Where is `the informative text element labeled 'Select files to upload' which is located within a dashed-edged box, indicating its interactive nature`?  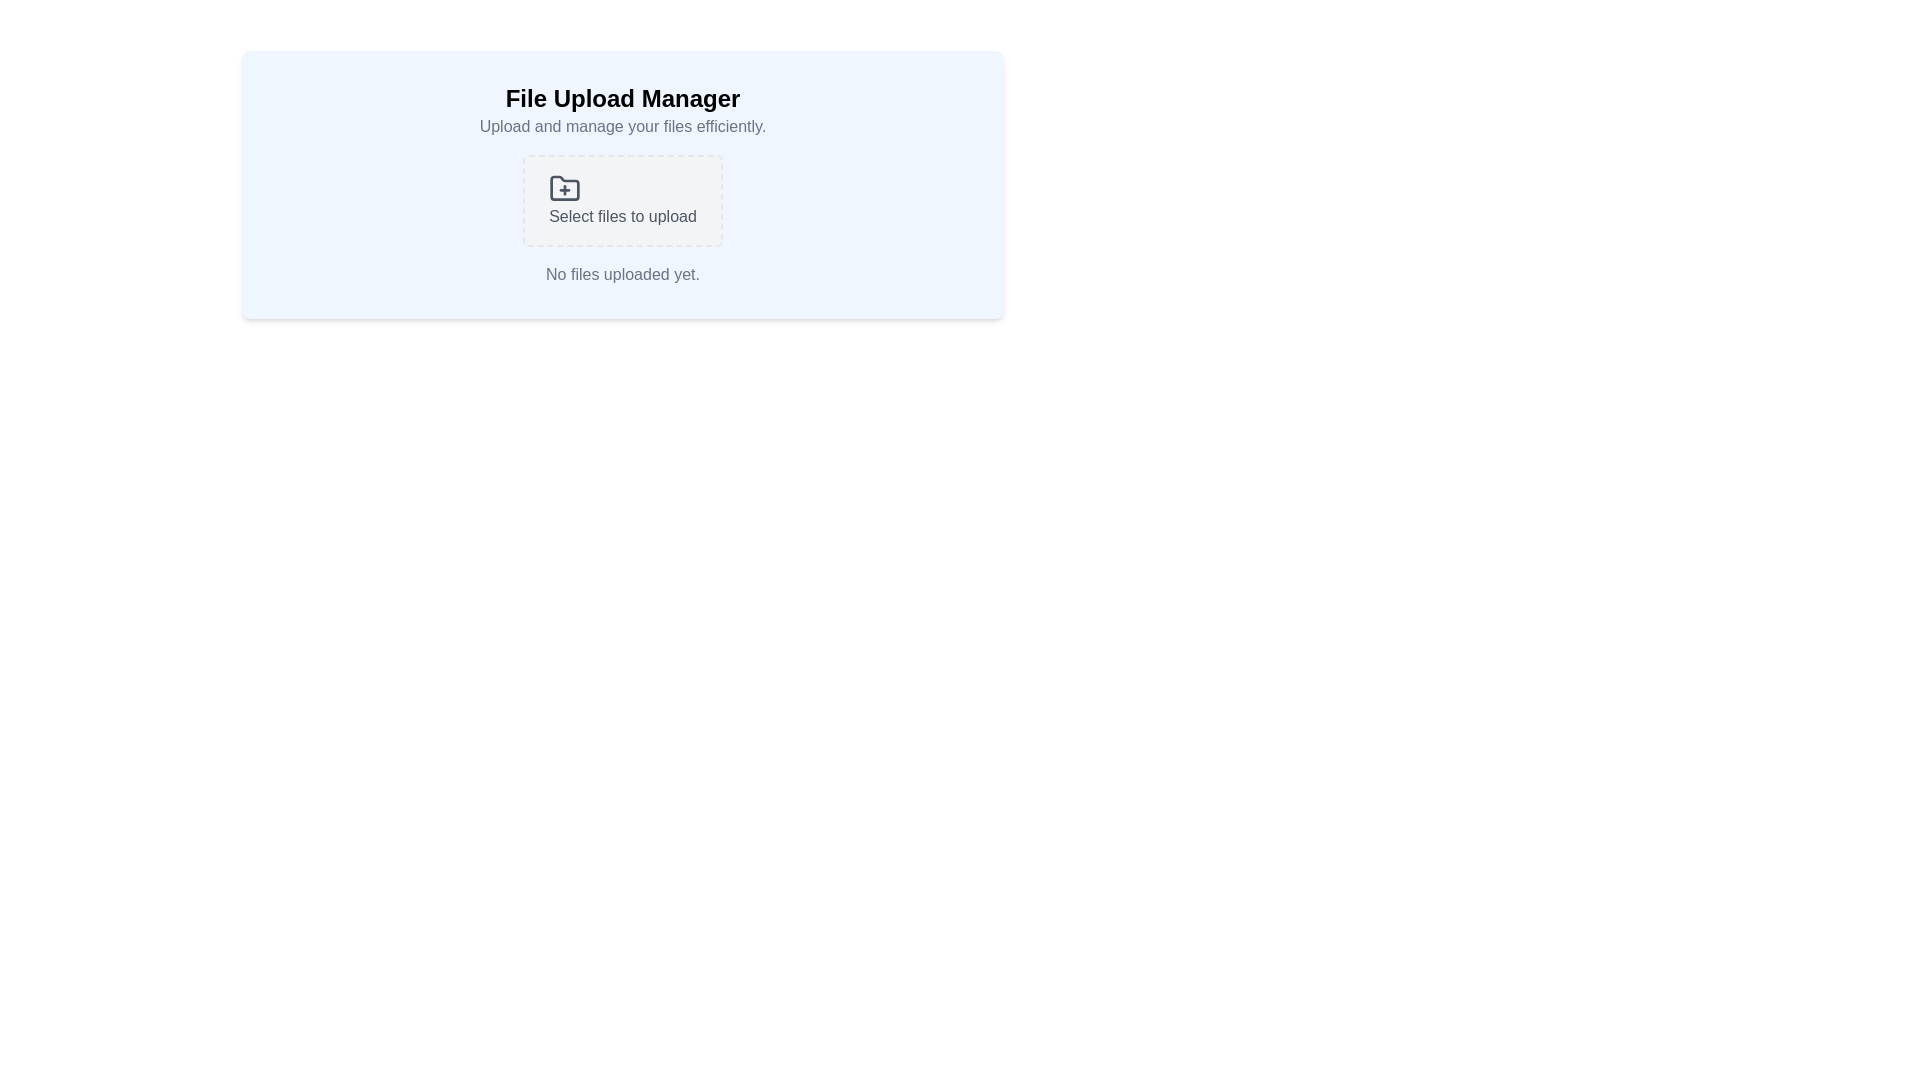 the informative text element labeled 'Select files to upload' which is located within a dashed-edged box, indicating its interactive nature is located at coordinates (622, 216).